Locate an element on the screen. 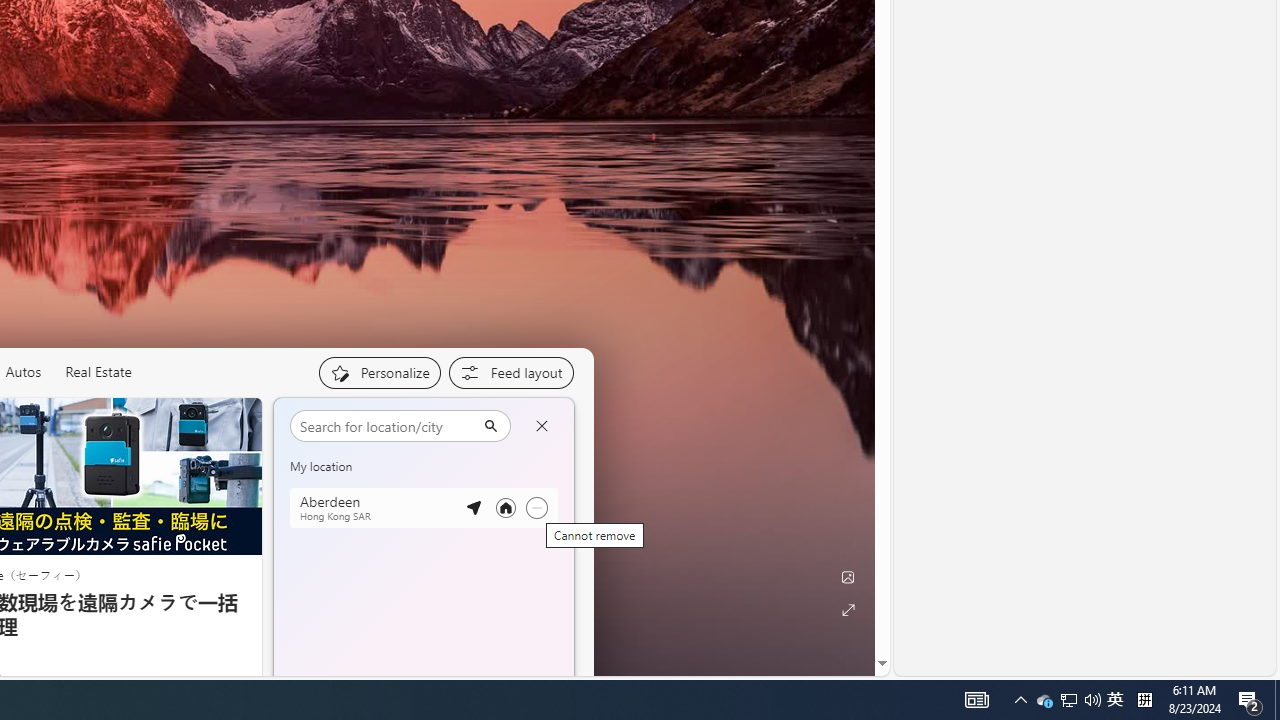  'Set as your primary location' is located at coordinates (505, 506).